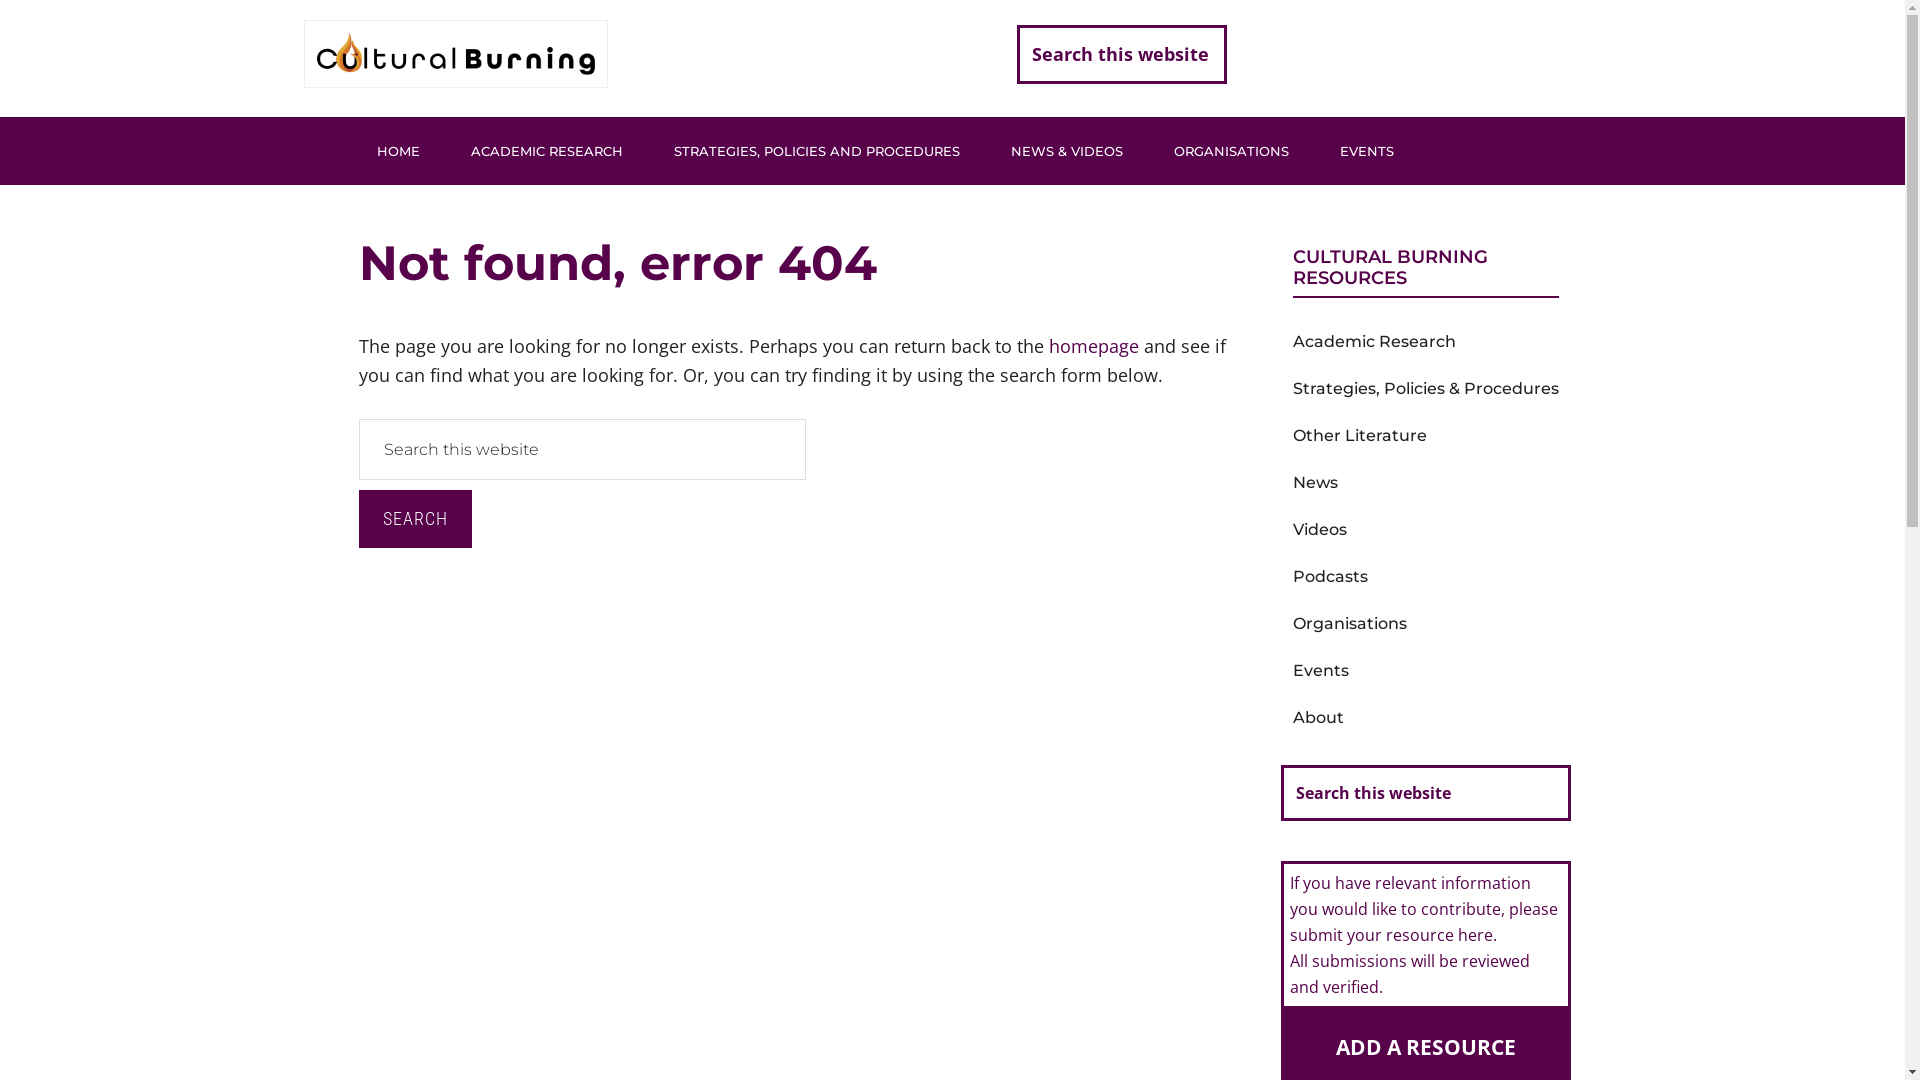 This screenshot has height=1080, width=1920. What do you see at coordinates (1372, 340) in the screenshot?
I see `'Academic Research'` at bounding box center [1372, 340].